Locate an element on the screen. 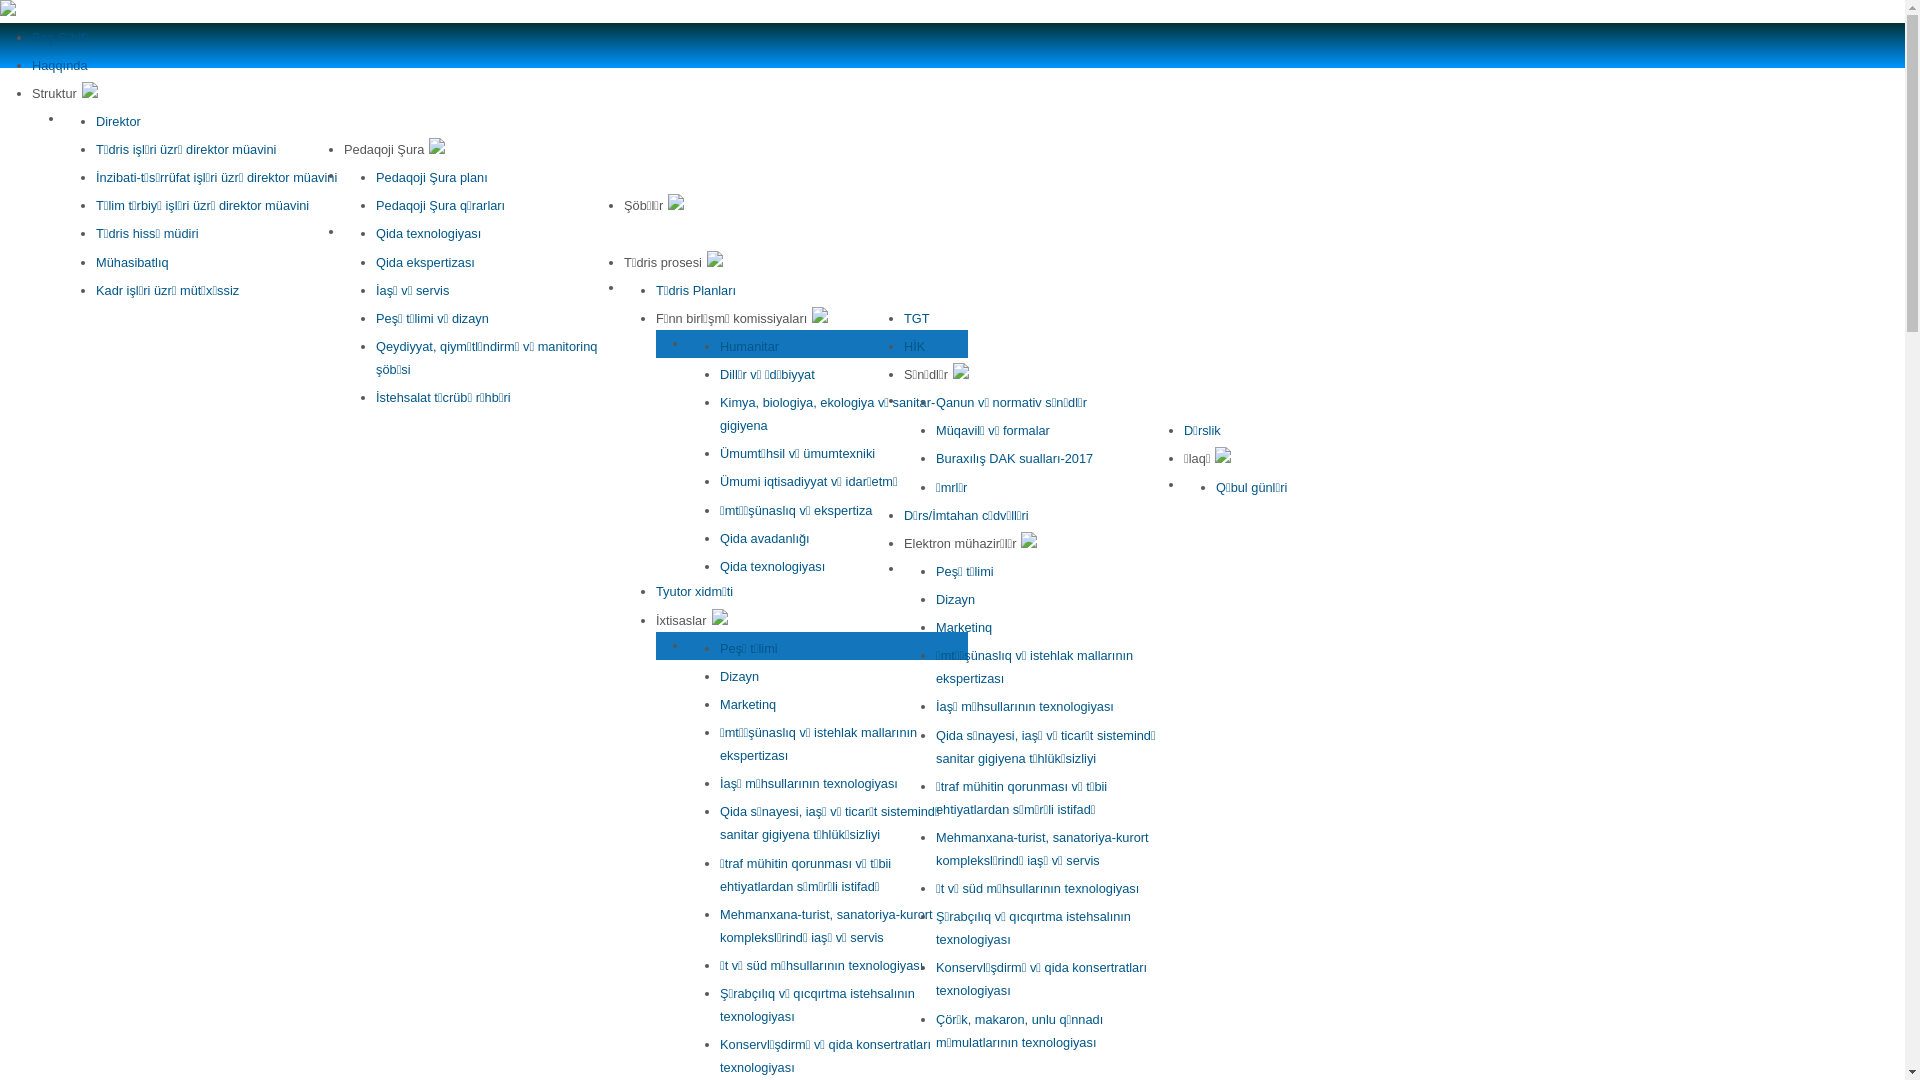 The width and height of the screenshot is (1920, 1080). 'Marketinq' is located at coordinates (964, 626).